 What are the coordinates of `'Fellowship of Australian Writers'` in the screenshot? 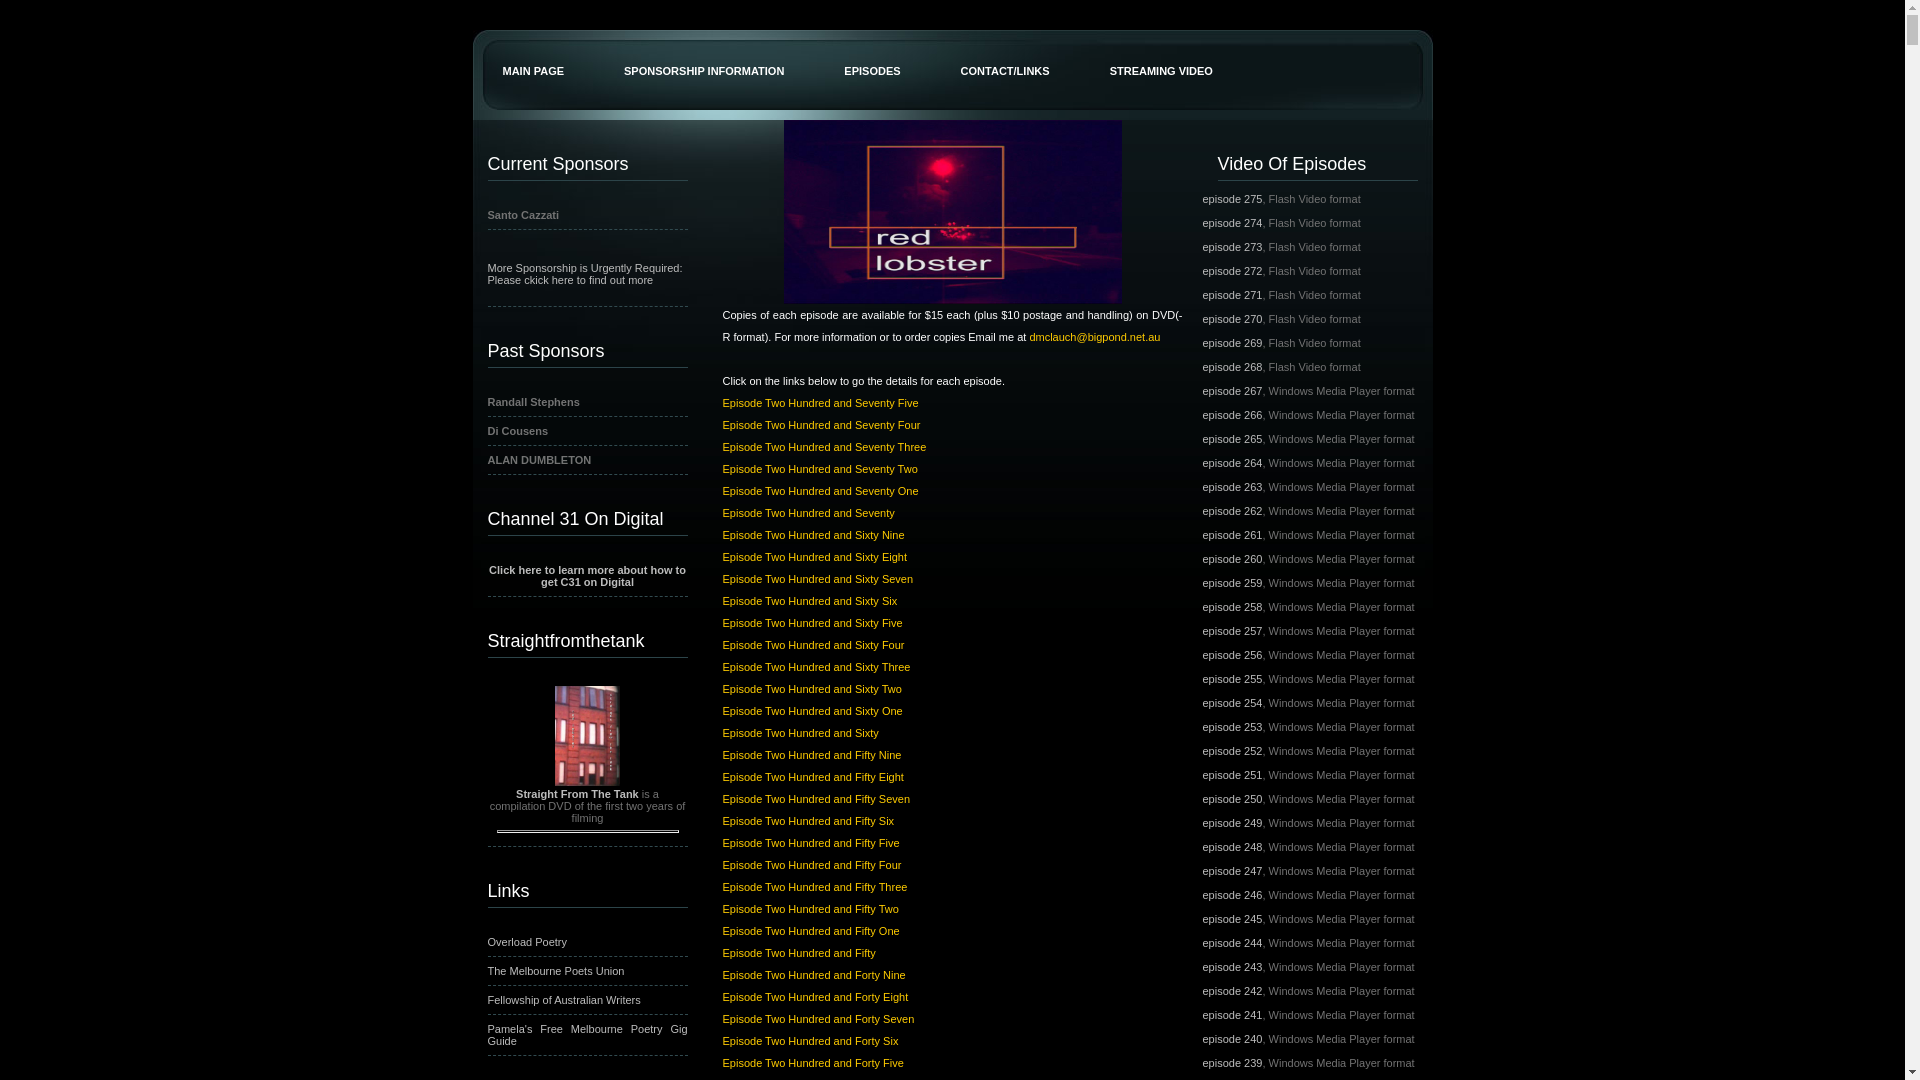 It's located at (563, 999).